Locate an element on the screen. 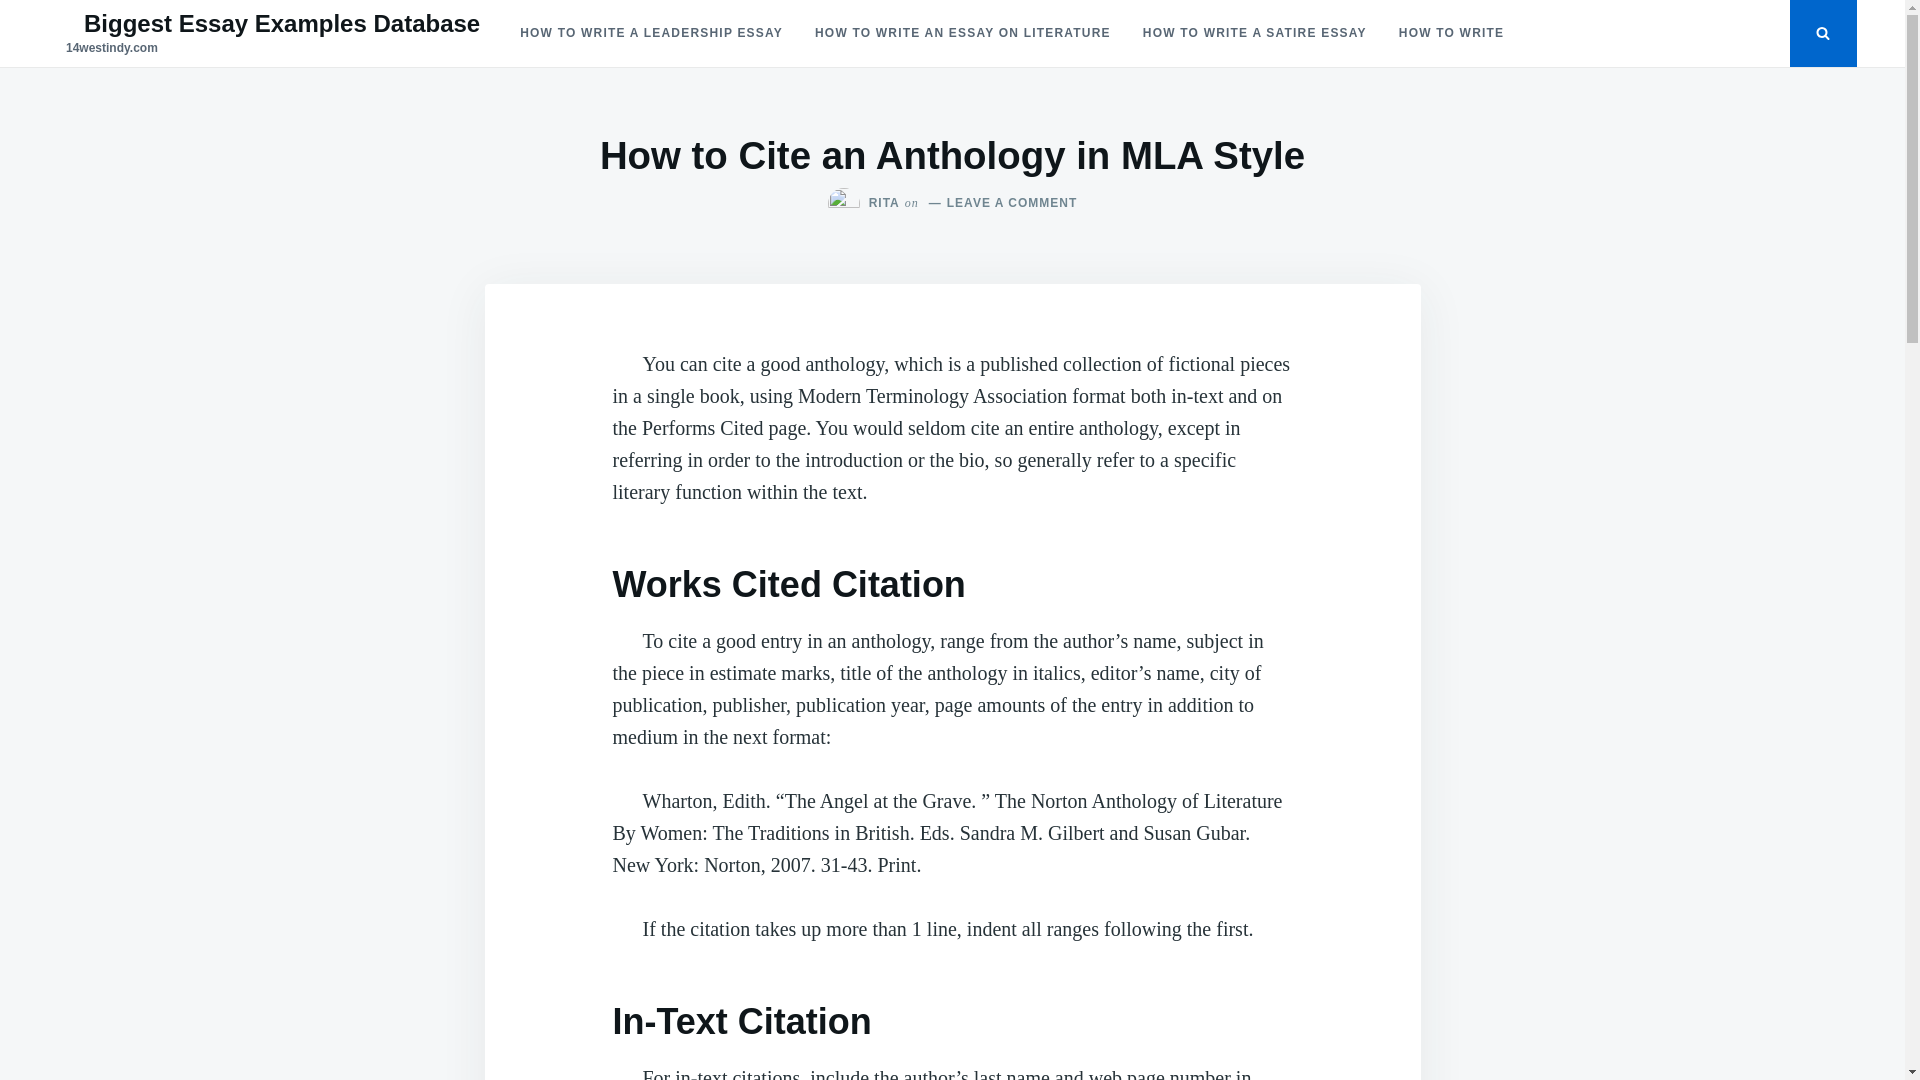 The height and width of the screenshot is (1080, 1920). 'LEAVE A COMMENT is located at coordinates (1001, 203).